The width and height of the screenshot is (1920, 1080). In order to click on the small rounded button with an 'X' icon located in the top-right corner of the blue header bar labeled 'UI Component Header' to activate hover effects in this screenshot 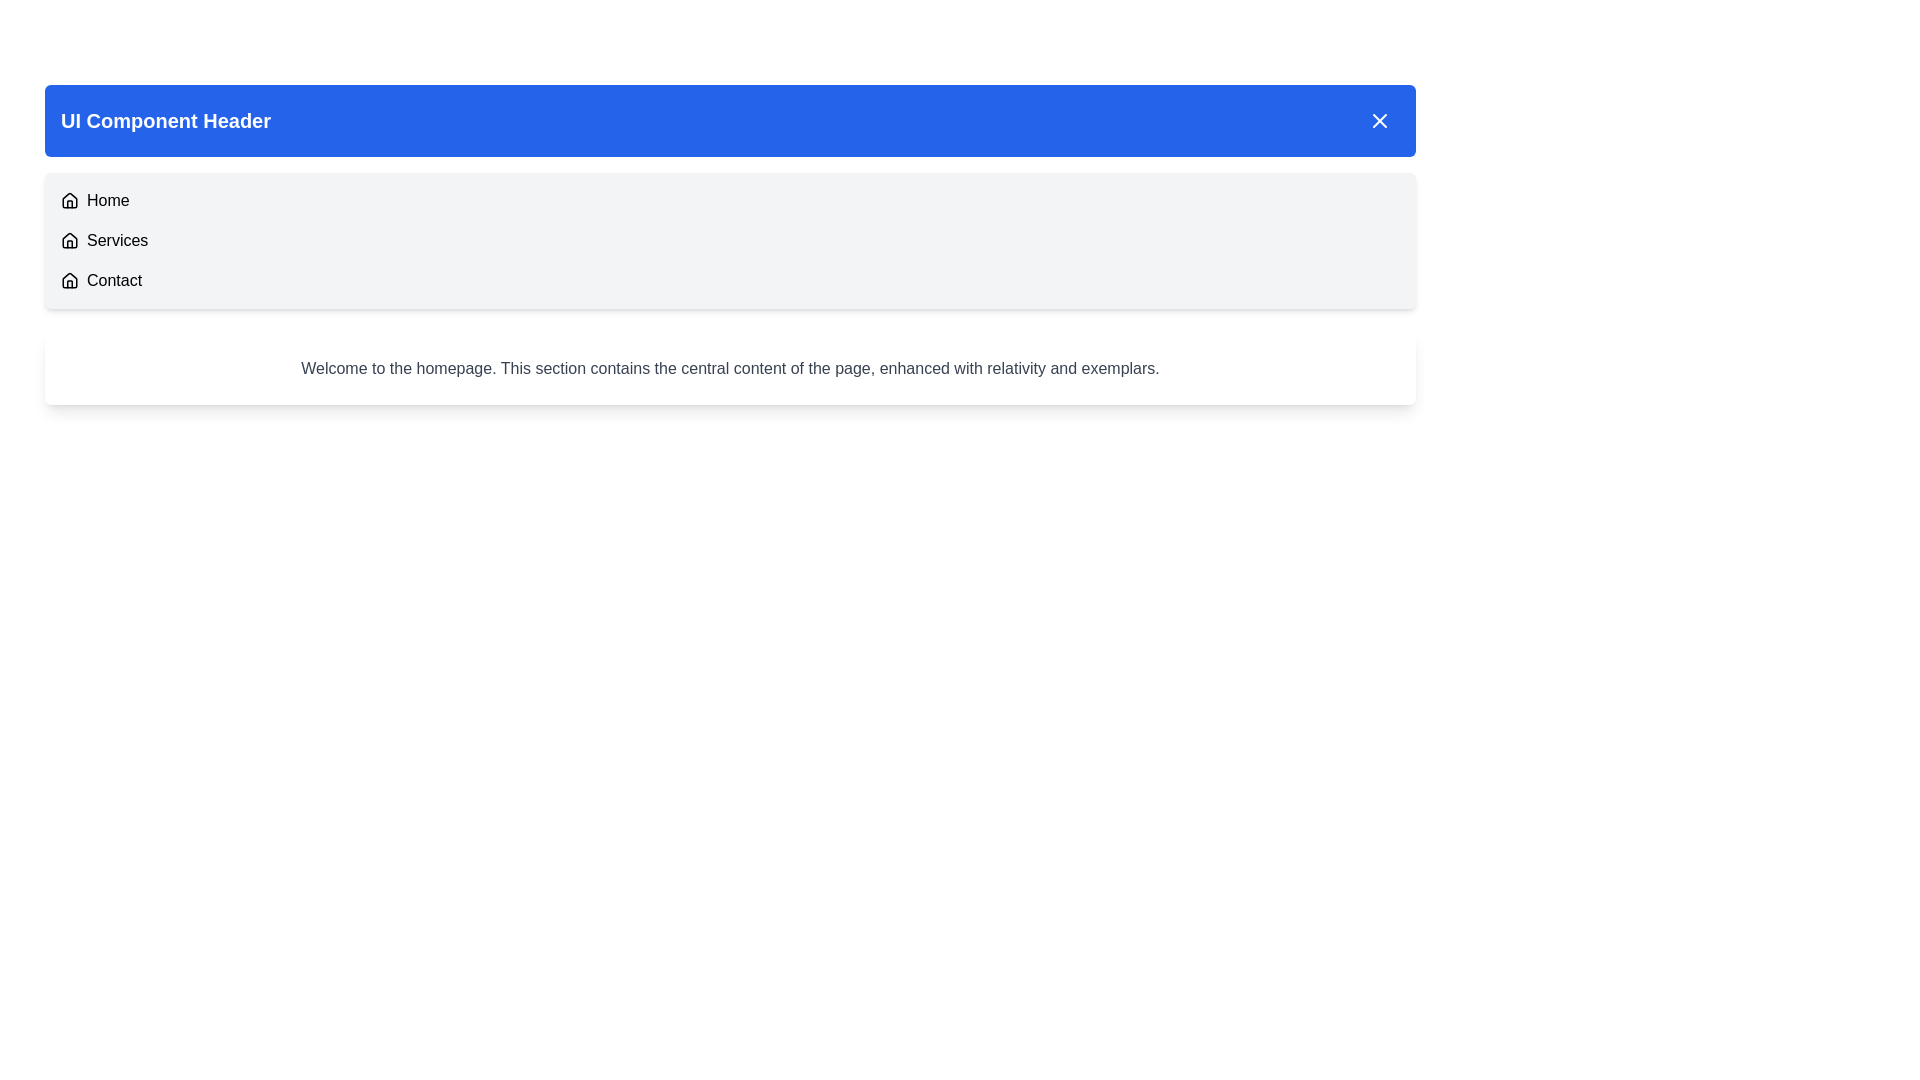, I will do `click(1379, 120)`.